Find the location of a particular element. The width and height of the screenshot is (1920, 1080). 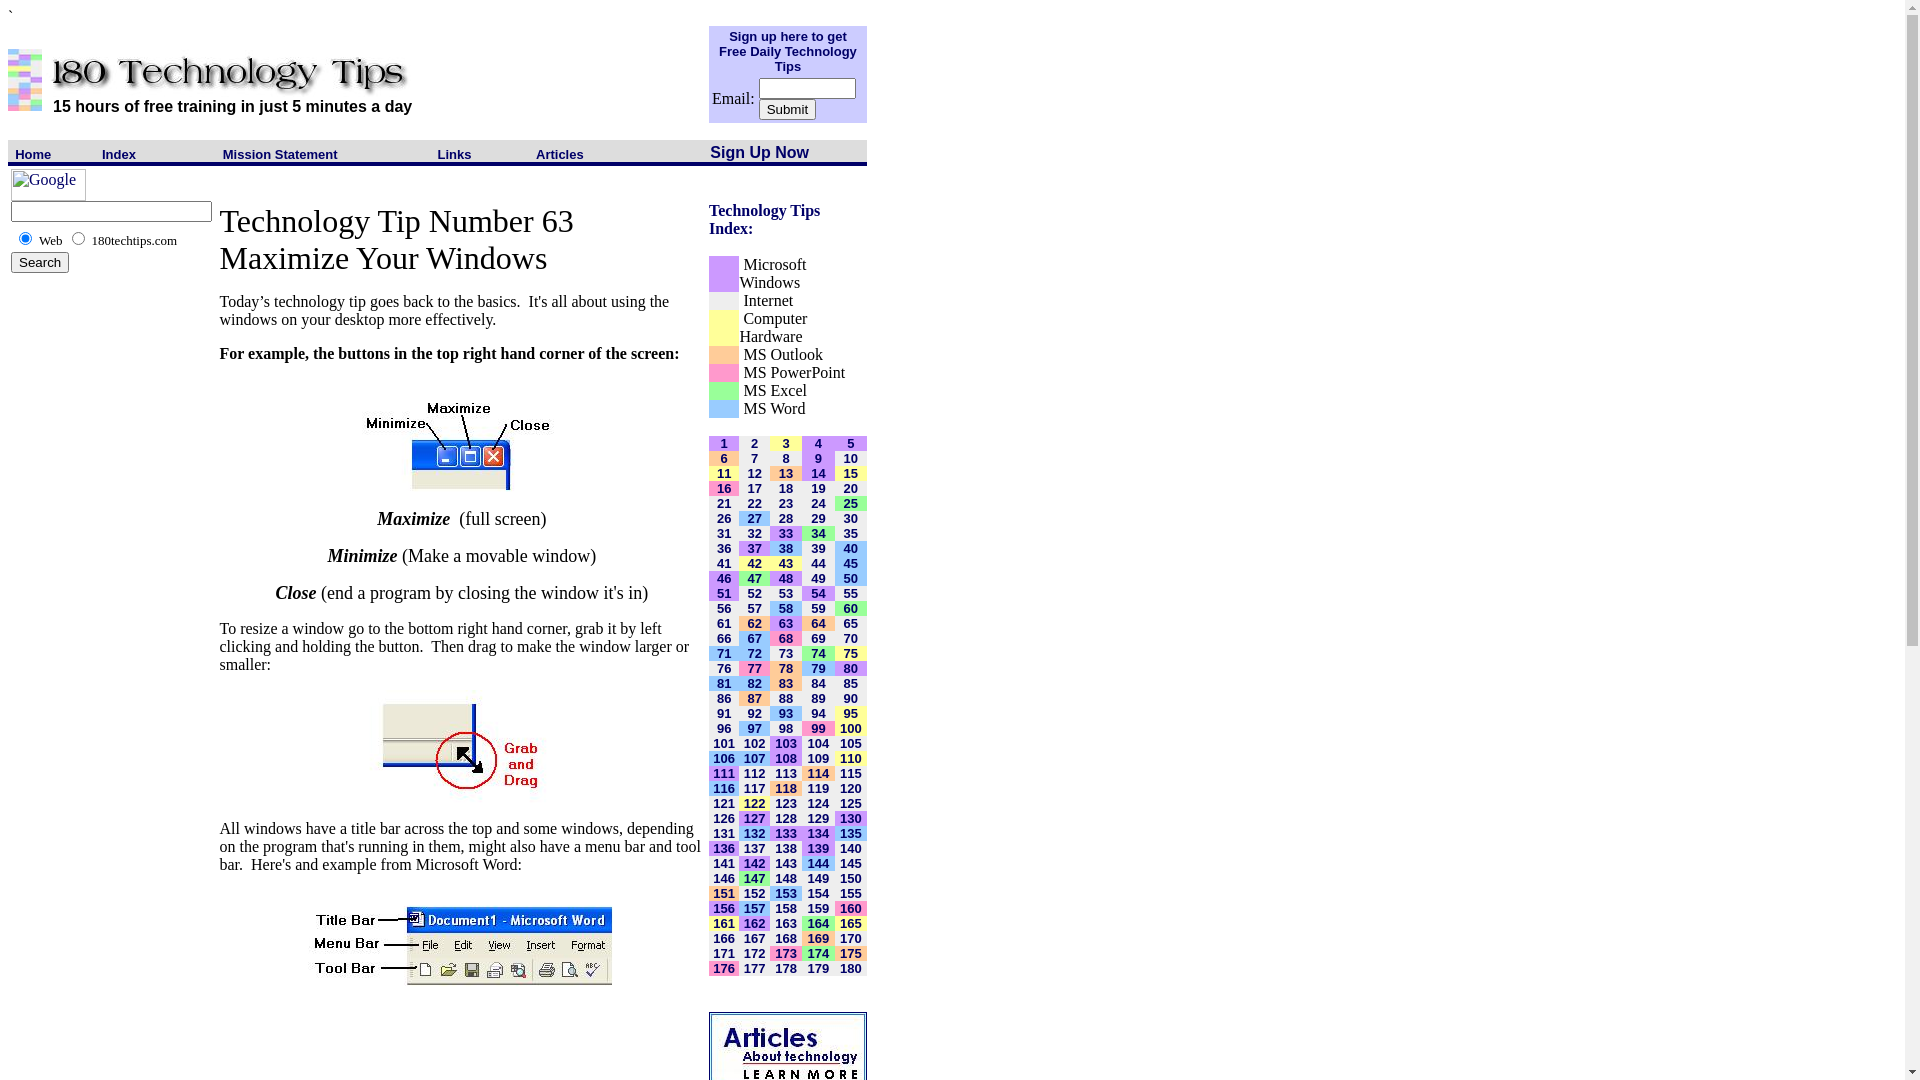

'121' is located at coordinates (723, 801).